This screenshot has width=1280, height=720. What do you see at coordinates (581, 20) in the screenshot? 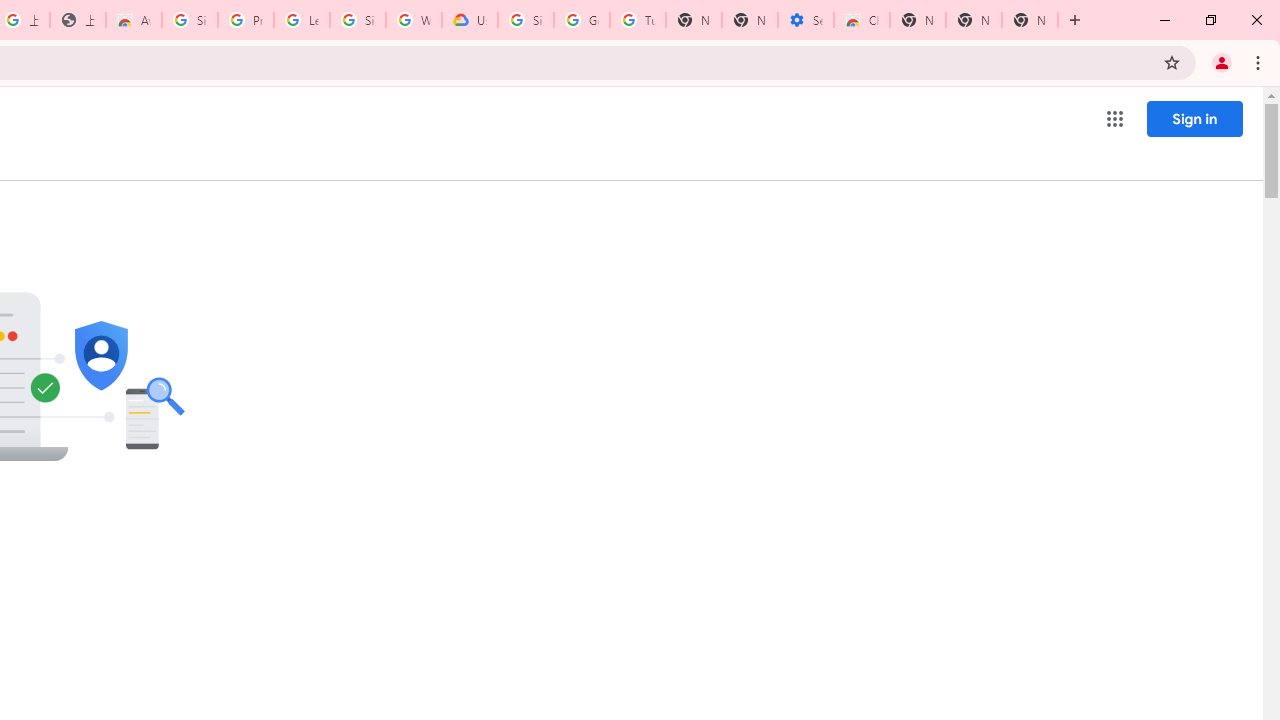
I see `'Google Account Help'` at bounding box center [581, 20].